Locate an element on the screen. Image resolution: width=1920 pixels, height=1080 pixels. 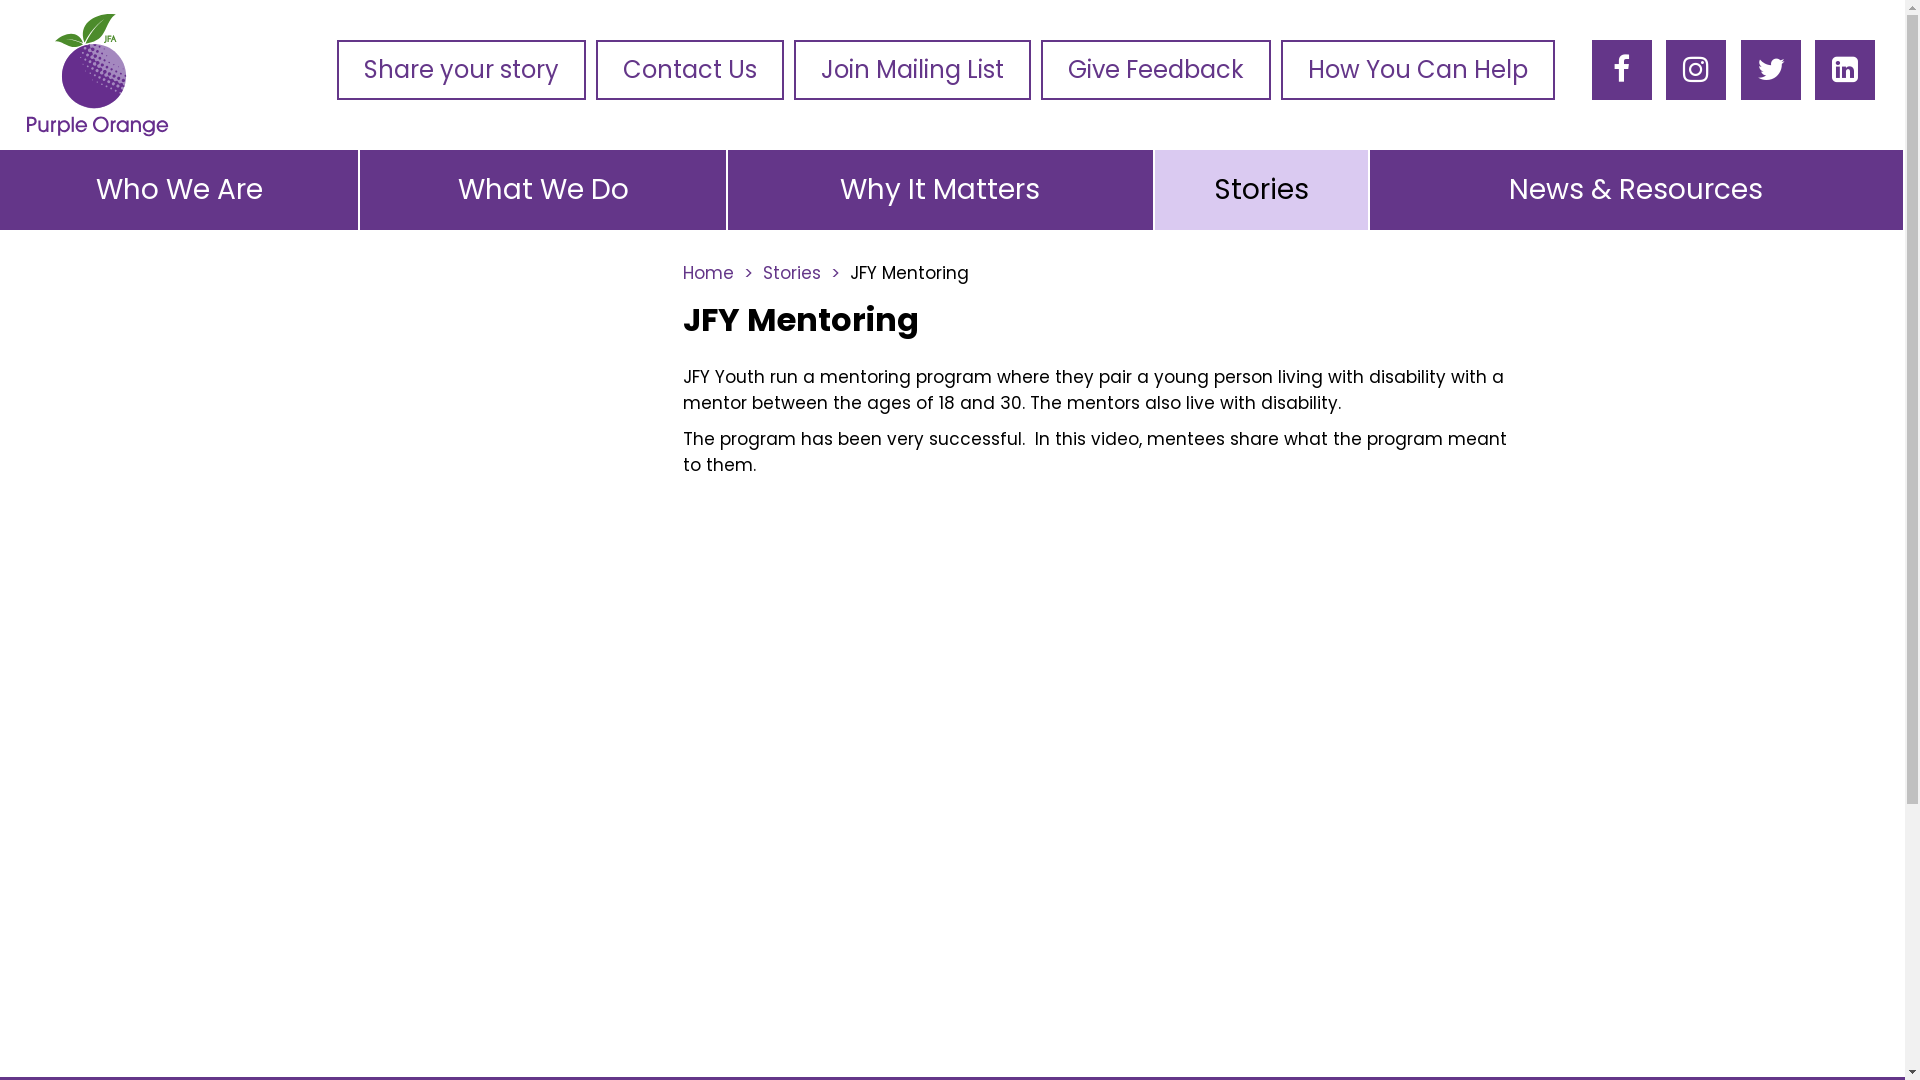
'Purple Orange' is located at coordinates (19, 75).